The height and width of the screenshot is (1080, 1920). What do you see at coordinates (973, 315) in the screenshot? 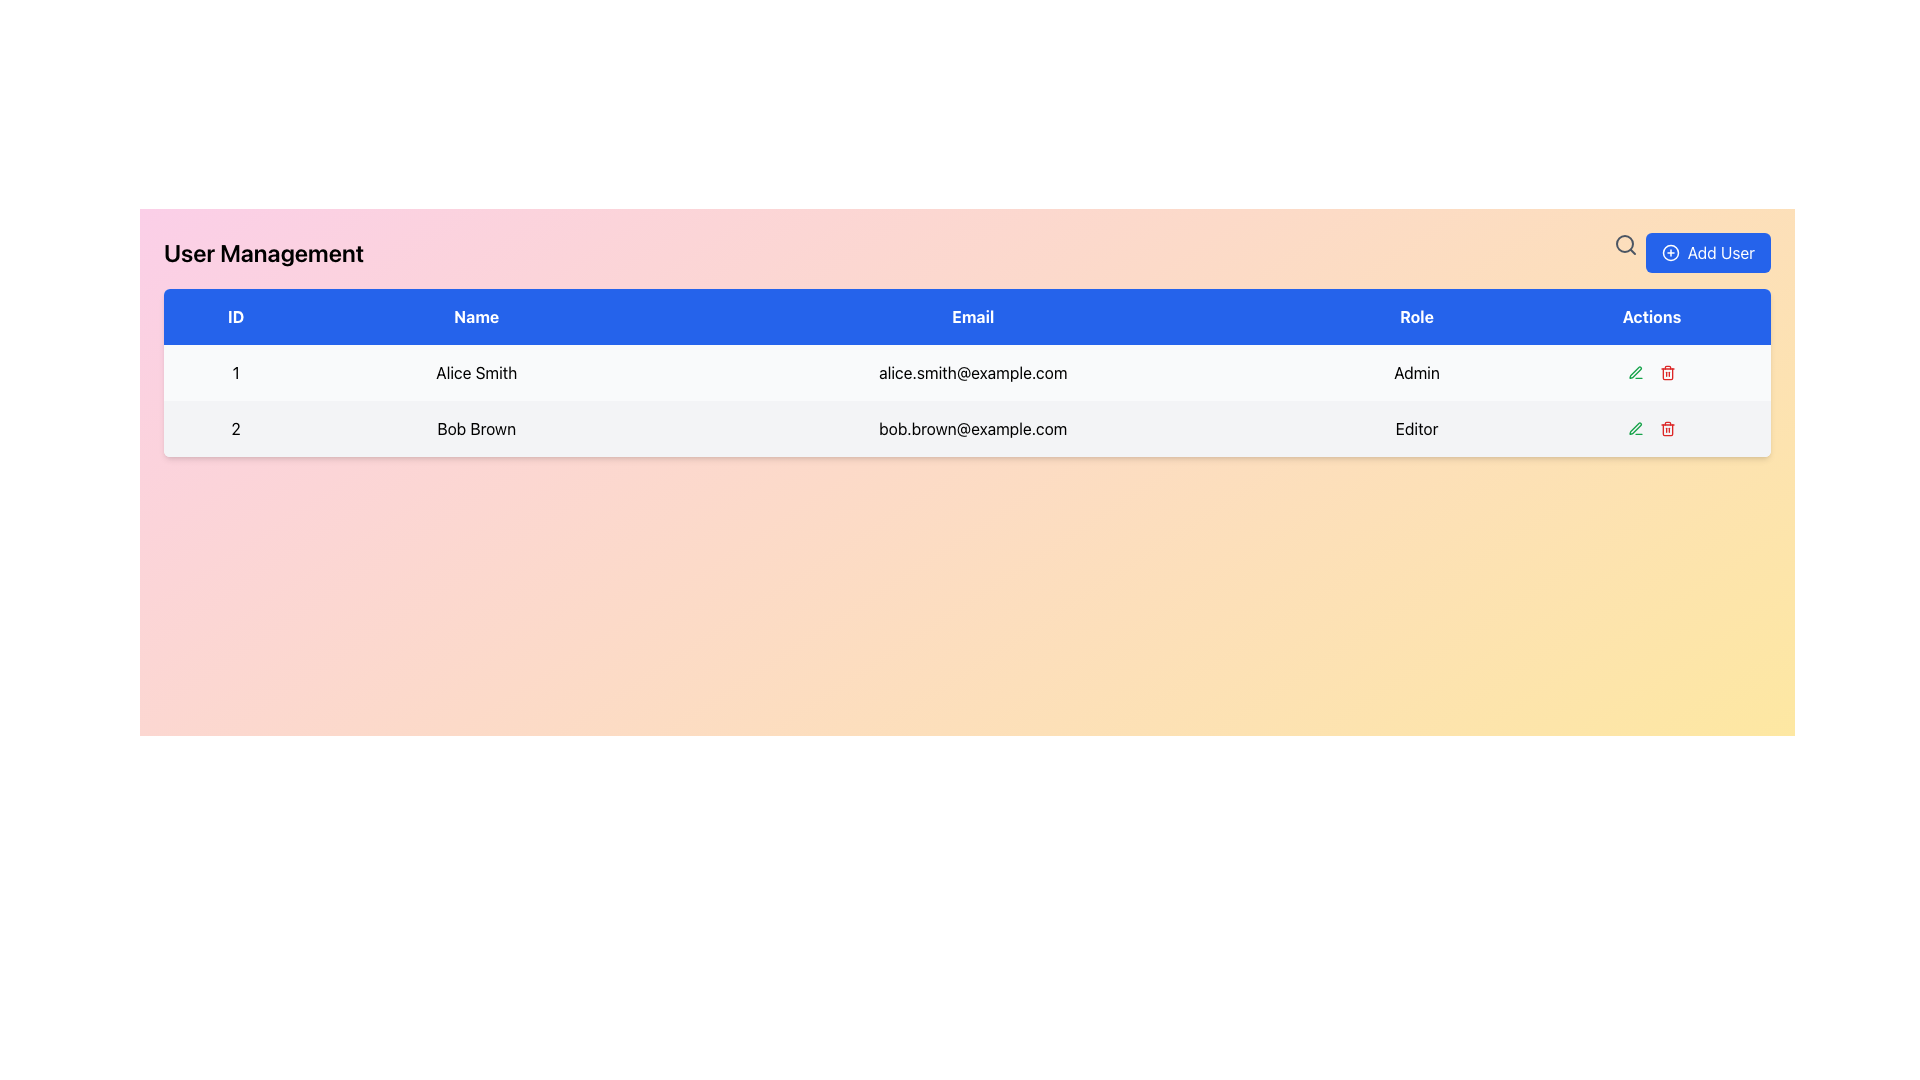
I see `'Email' label, which is a text label displayed in white on a blue background, located as the third column header in a table structure` at bounding box center [973, 315].